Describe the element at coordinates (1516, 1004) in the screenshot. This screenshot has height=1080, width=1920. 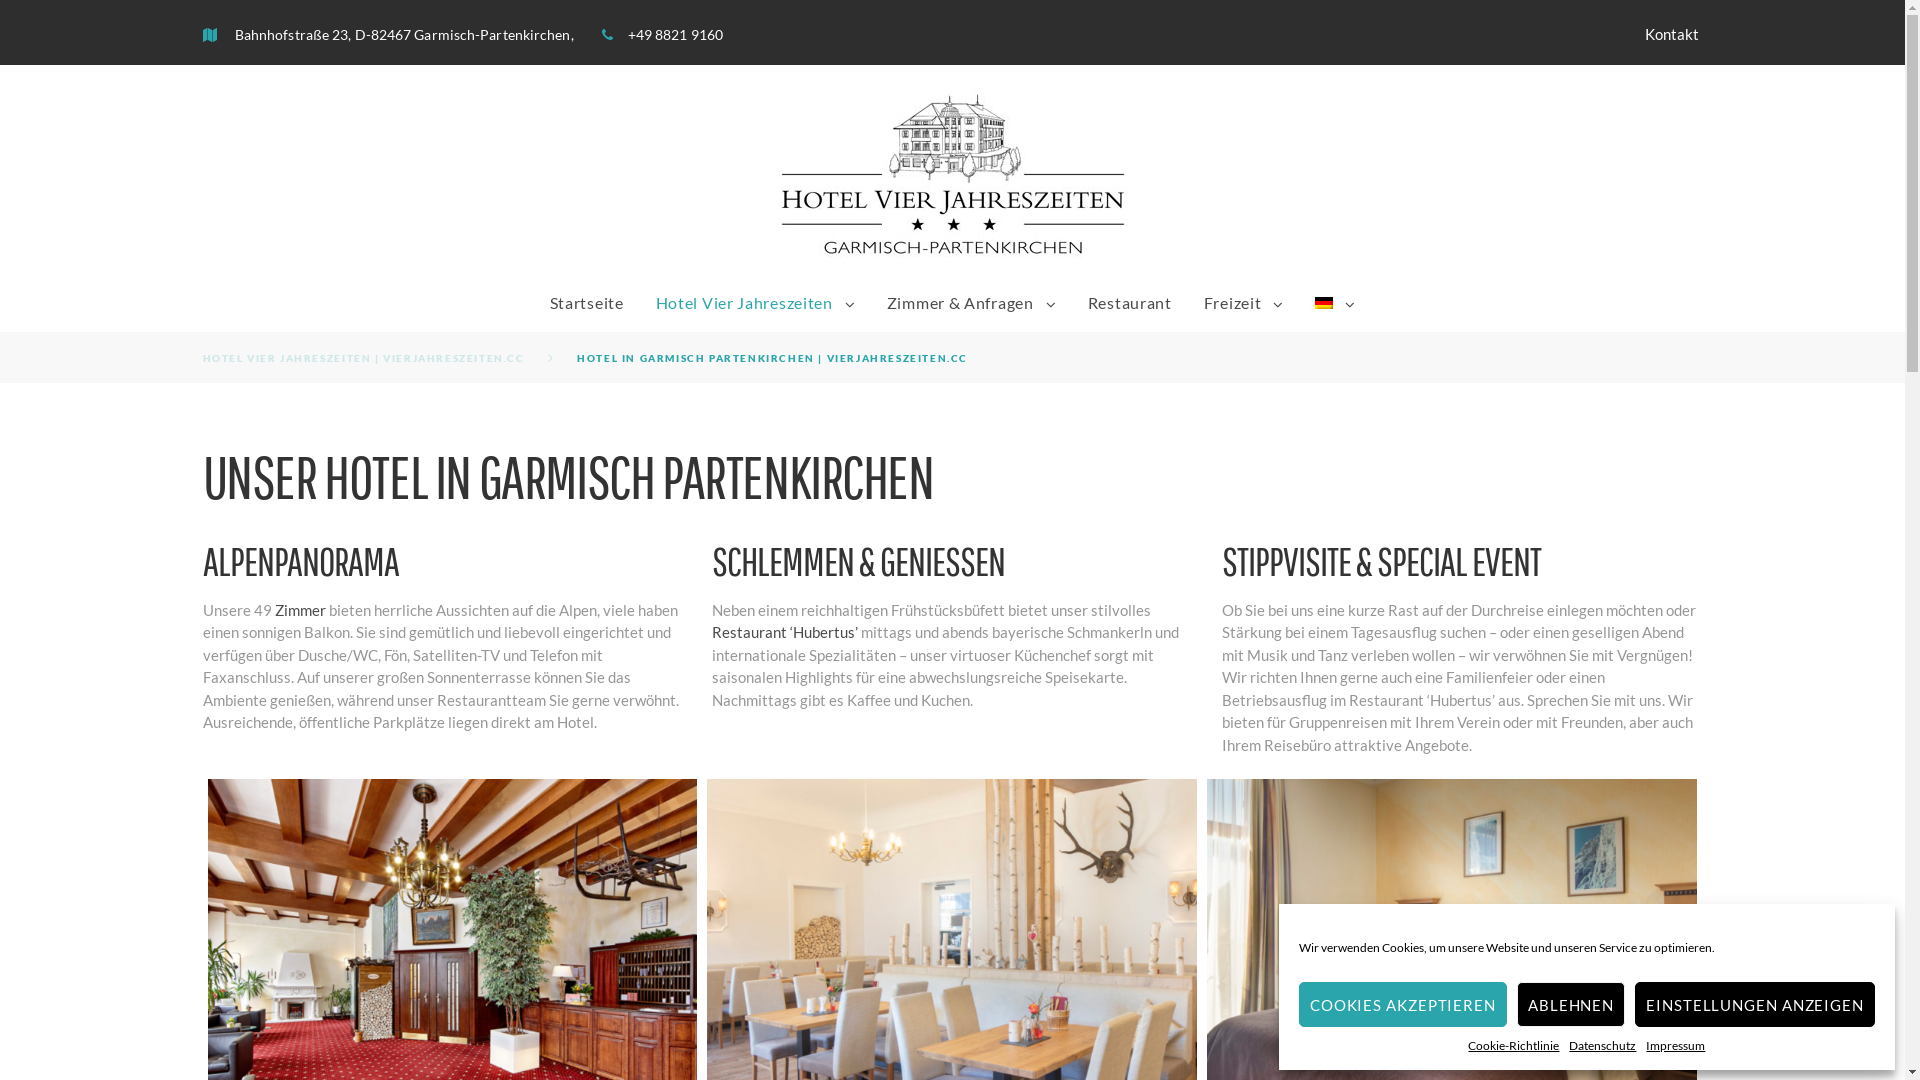
I see `'ABLEHNEN'` at that location.